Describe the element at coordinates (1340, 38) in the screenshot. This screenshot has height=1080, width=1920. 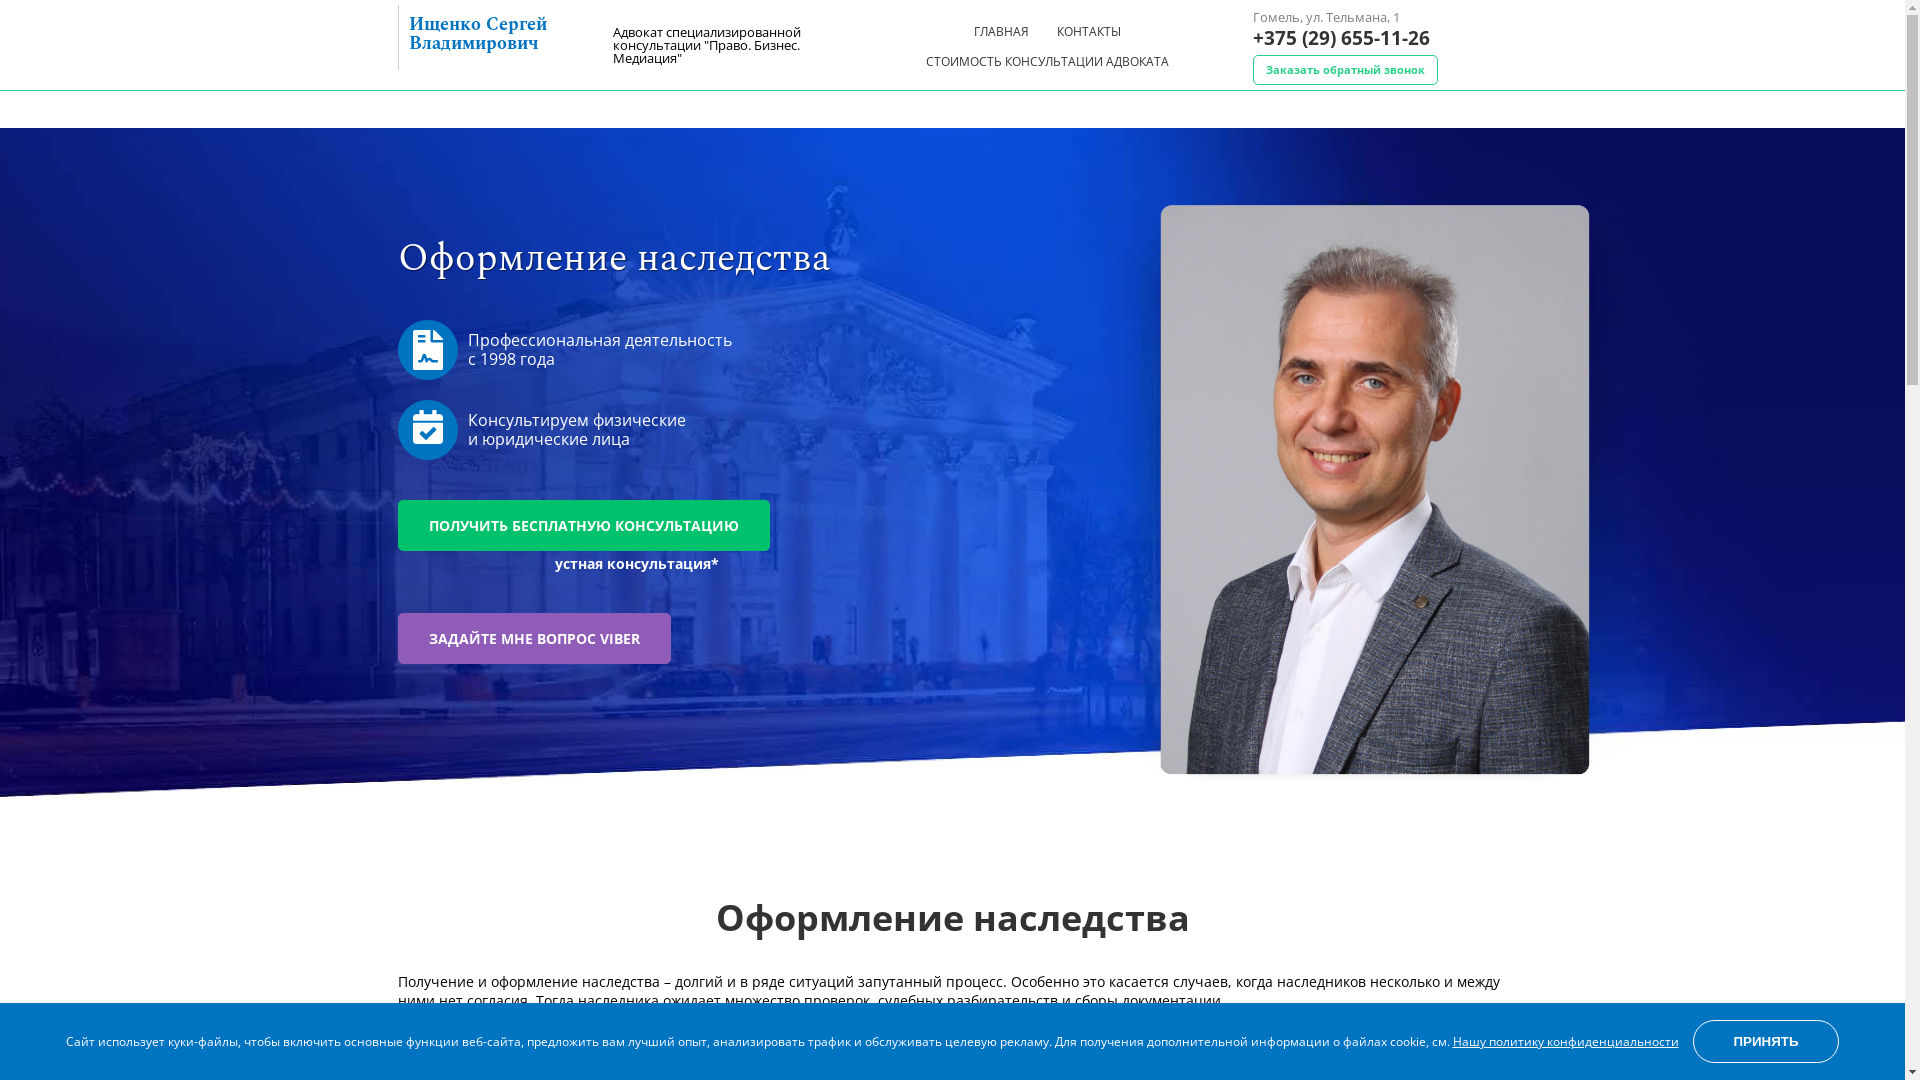
I see `'+375 (29) 655-11-26'` at that location.